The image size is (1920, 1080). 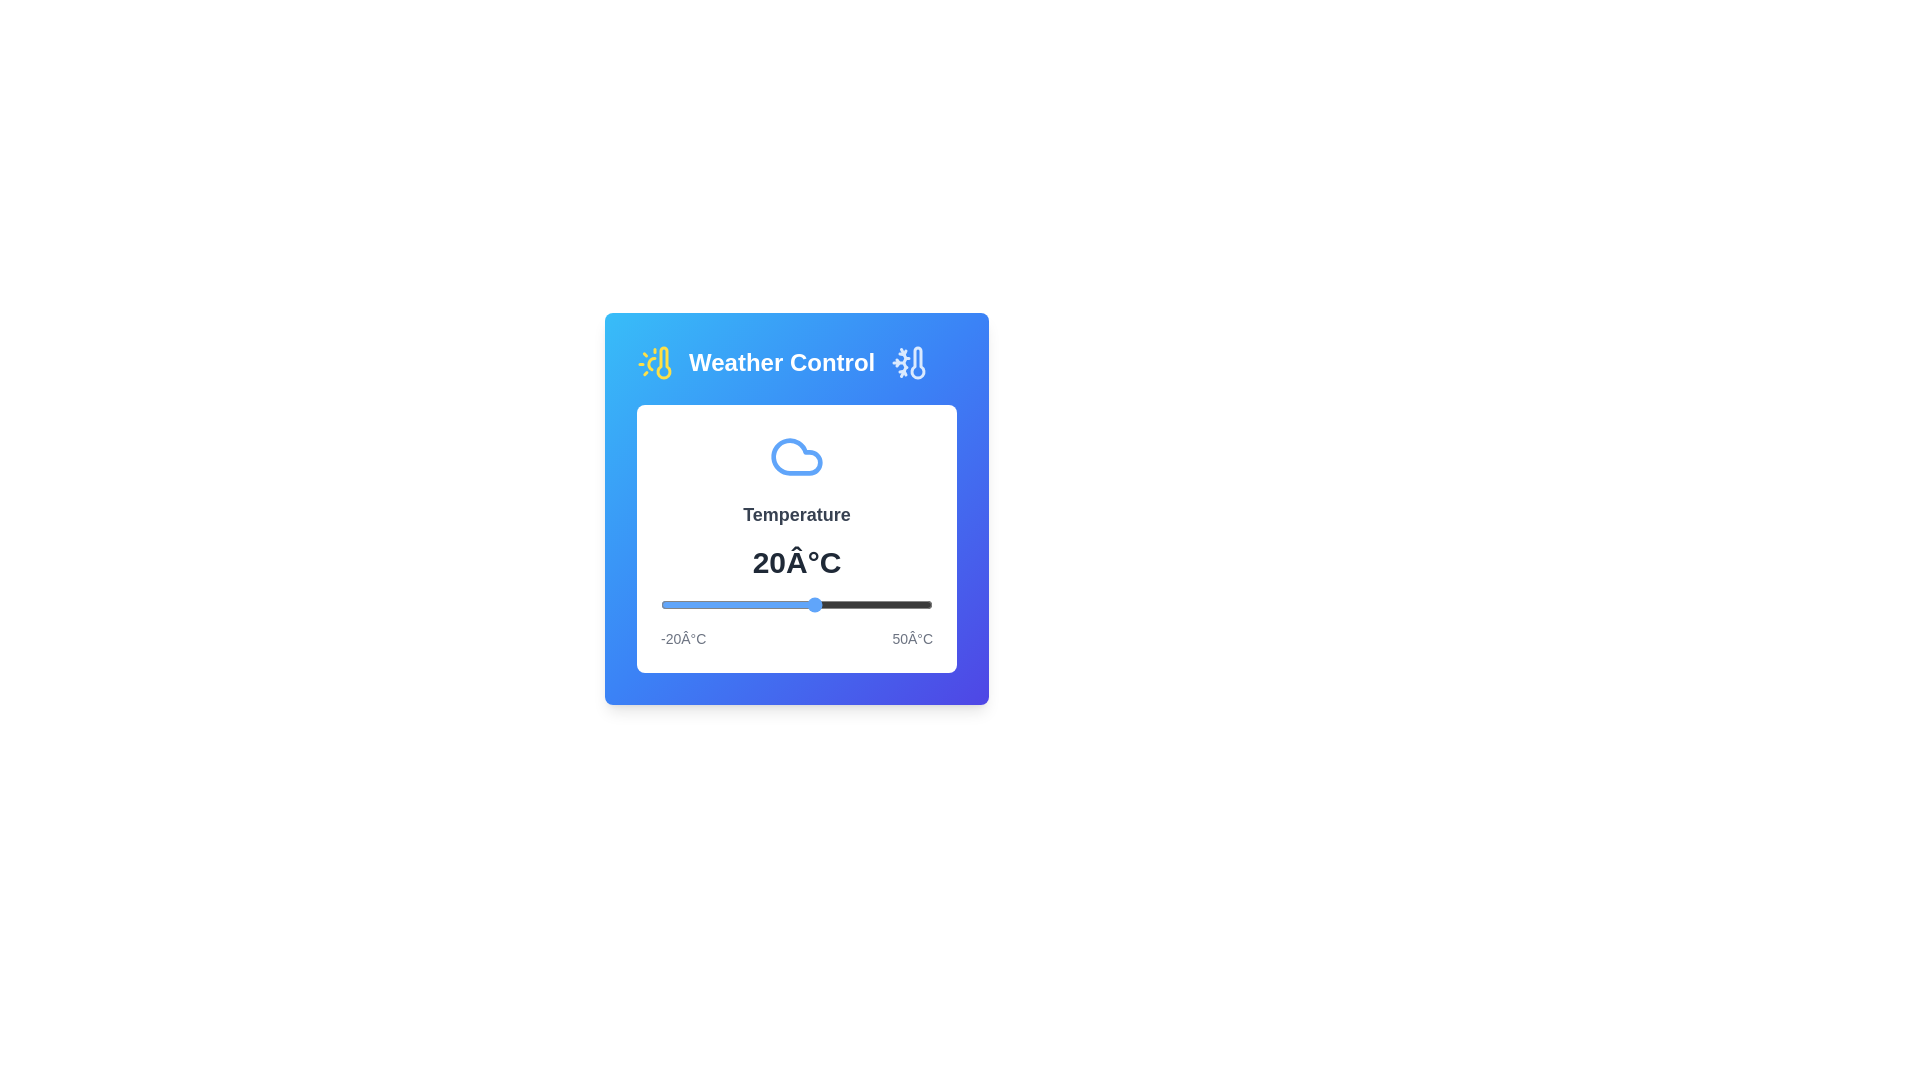 I want to click on the temperature to 37°C using the slider, so click(x=881, y=604).